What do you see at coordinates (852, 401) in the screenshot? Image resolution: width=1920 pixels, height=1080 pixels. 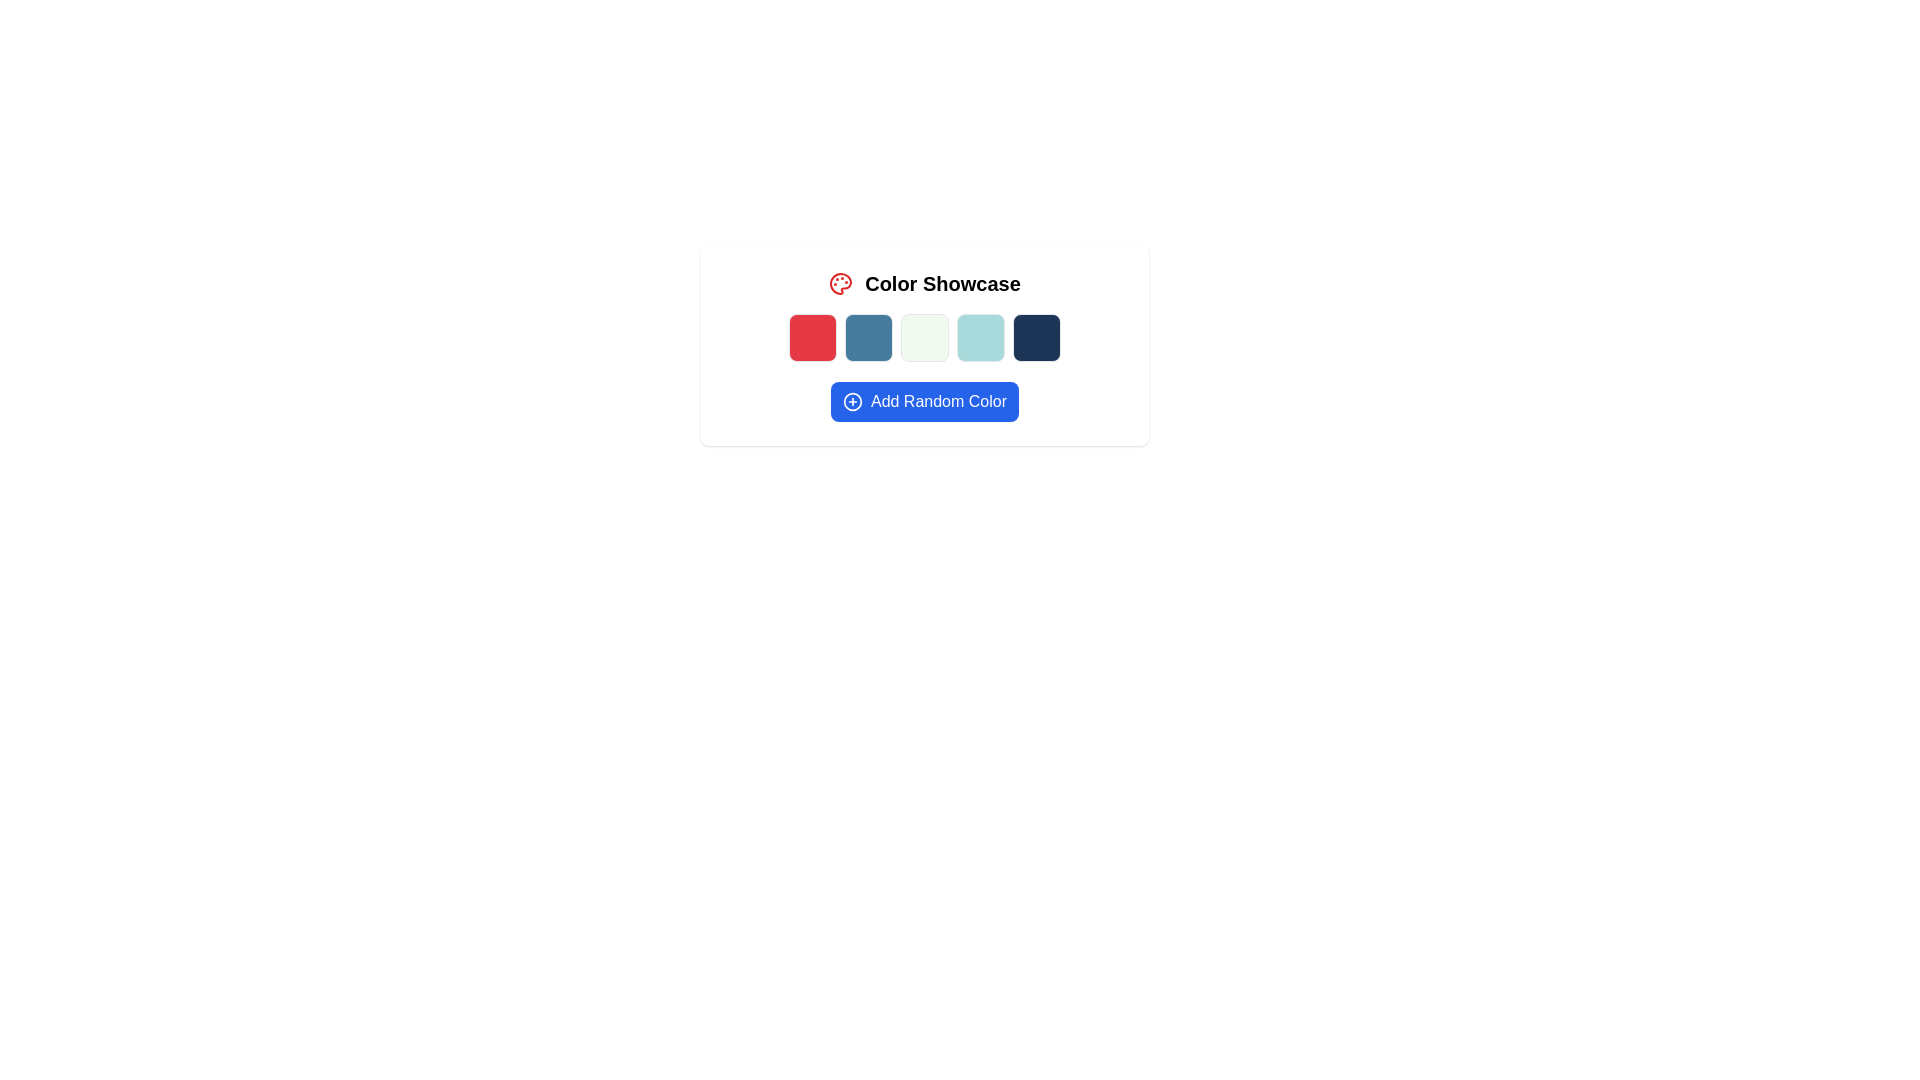 I see `the SVG circle element that is part of the circular area representing a plus symbol, located centrally below the color swatch row and above the 'Add Random Color' button` at bounding box center [852, 401].